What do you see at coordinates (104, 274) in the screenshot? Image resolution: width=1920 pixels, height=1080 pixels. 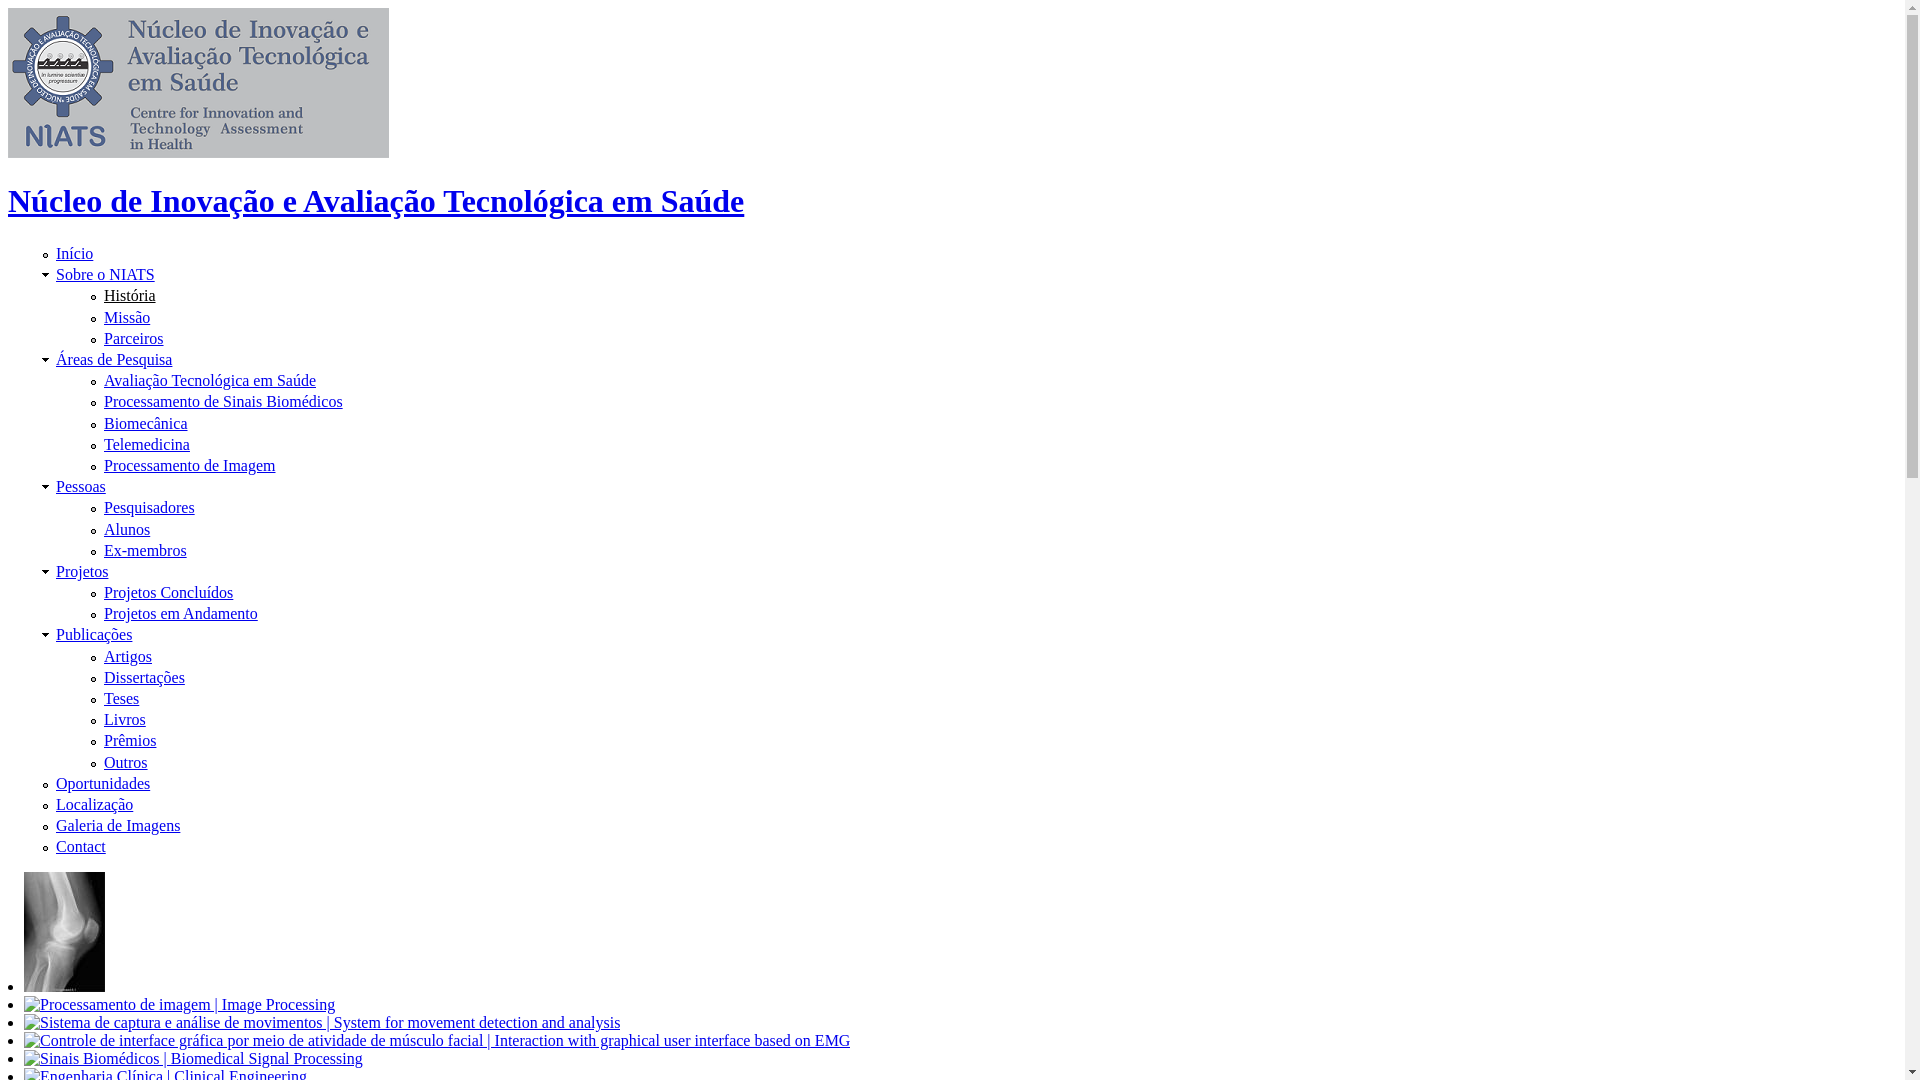 I see `'Sobre o NIATS'` at bounding box center [104, 274].